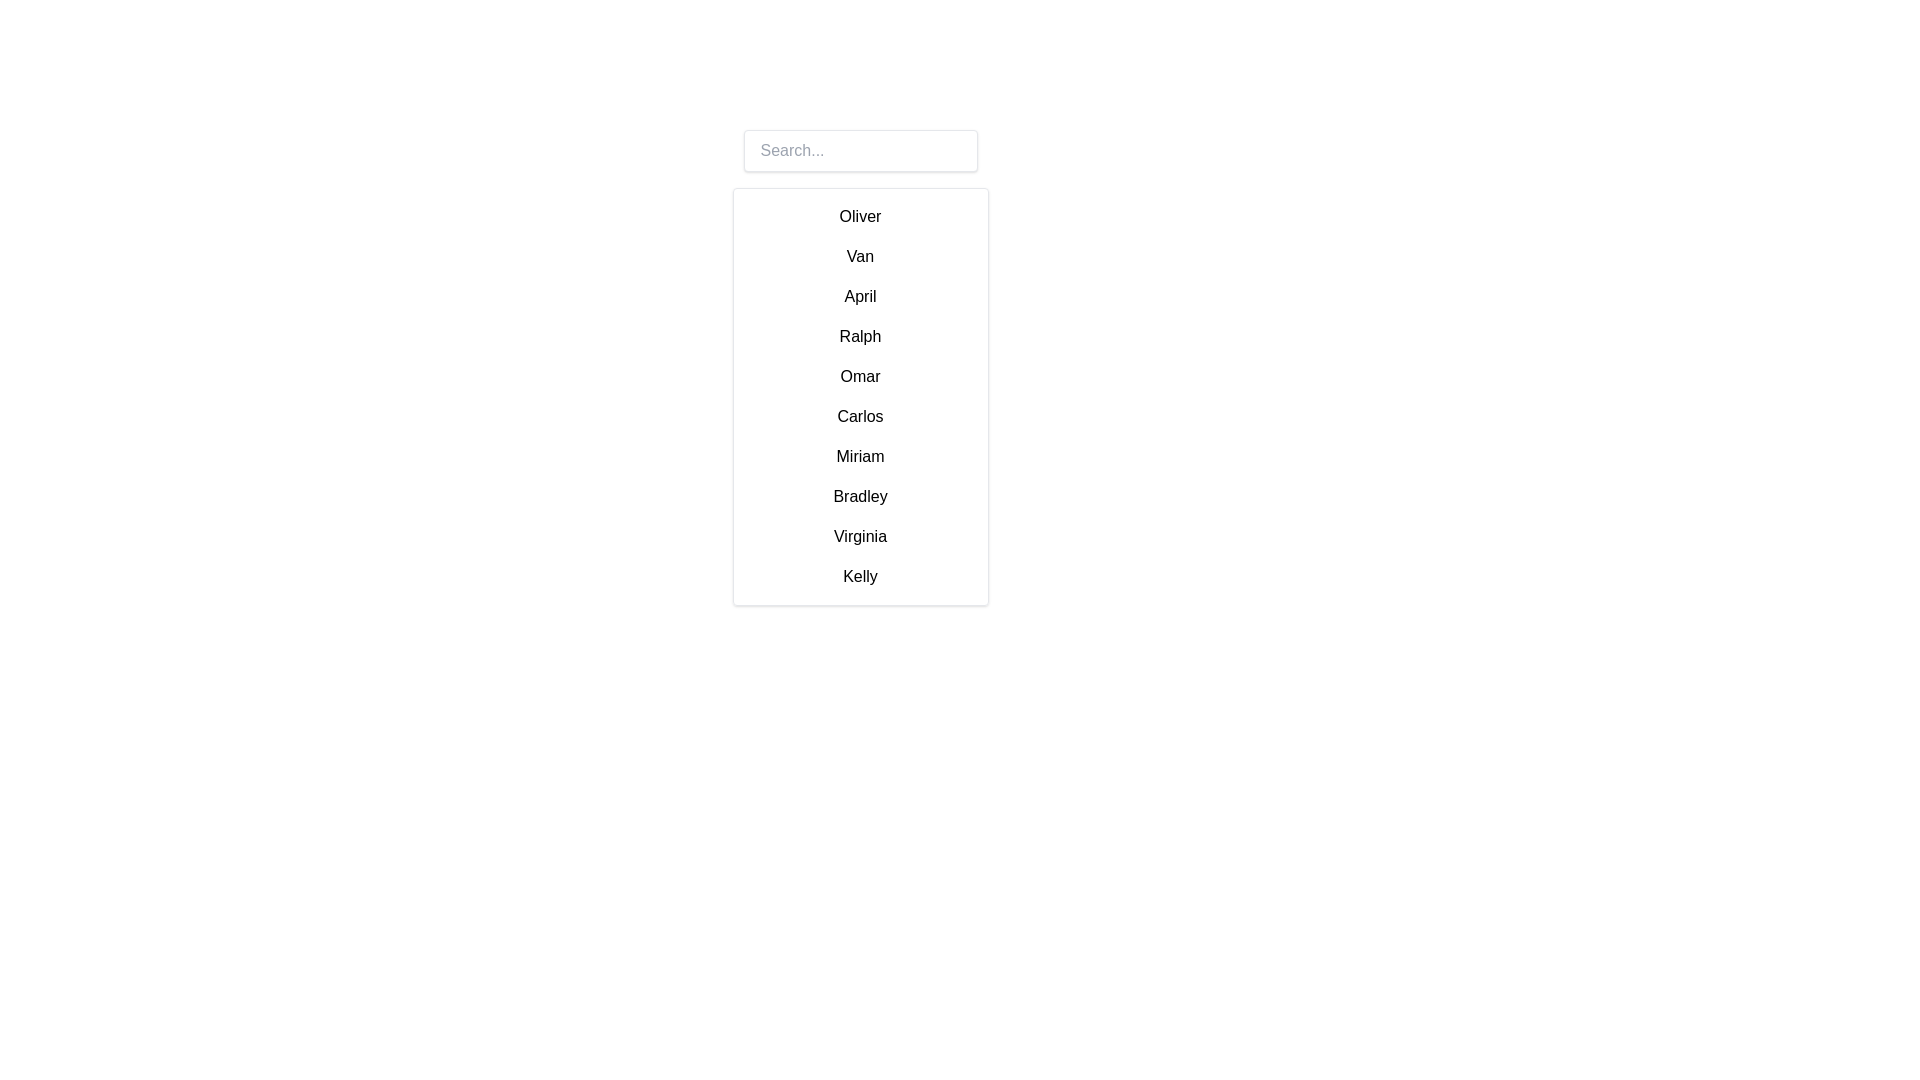 The image size is (1920, 1080). Describe the element at coordinates (860, 335) in the screenshot. I see `the selectable text label for 'Ralph', the fourth item in a vertical list, to change its background` at that location.